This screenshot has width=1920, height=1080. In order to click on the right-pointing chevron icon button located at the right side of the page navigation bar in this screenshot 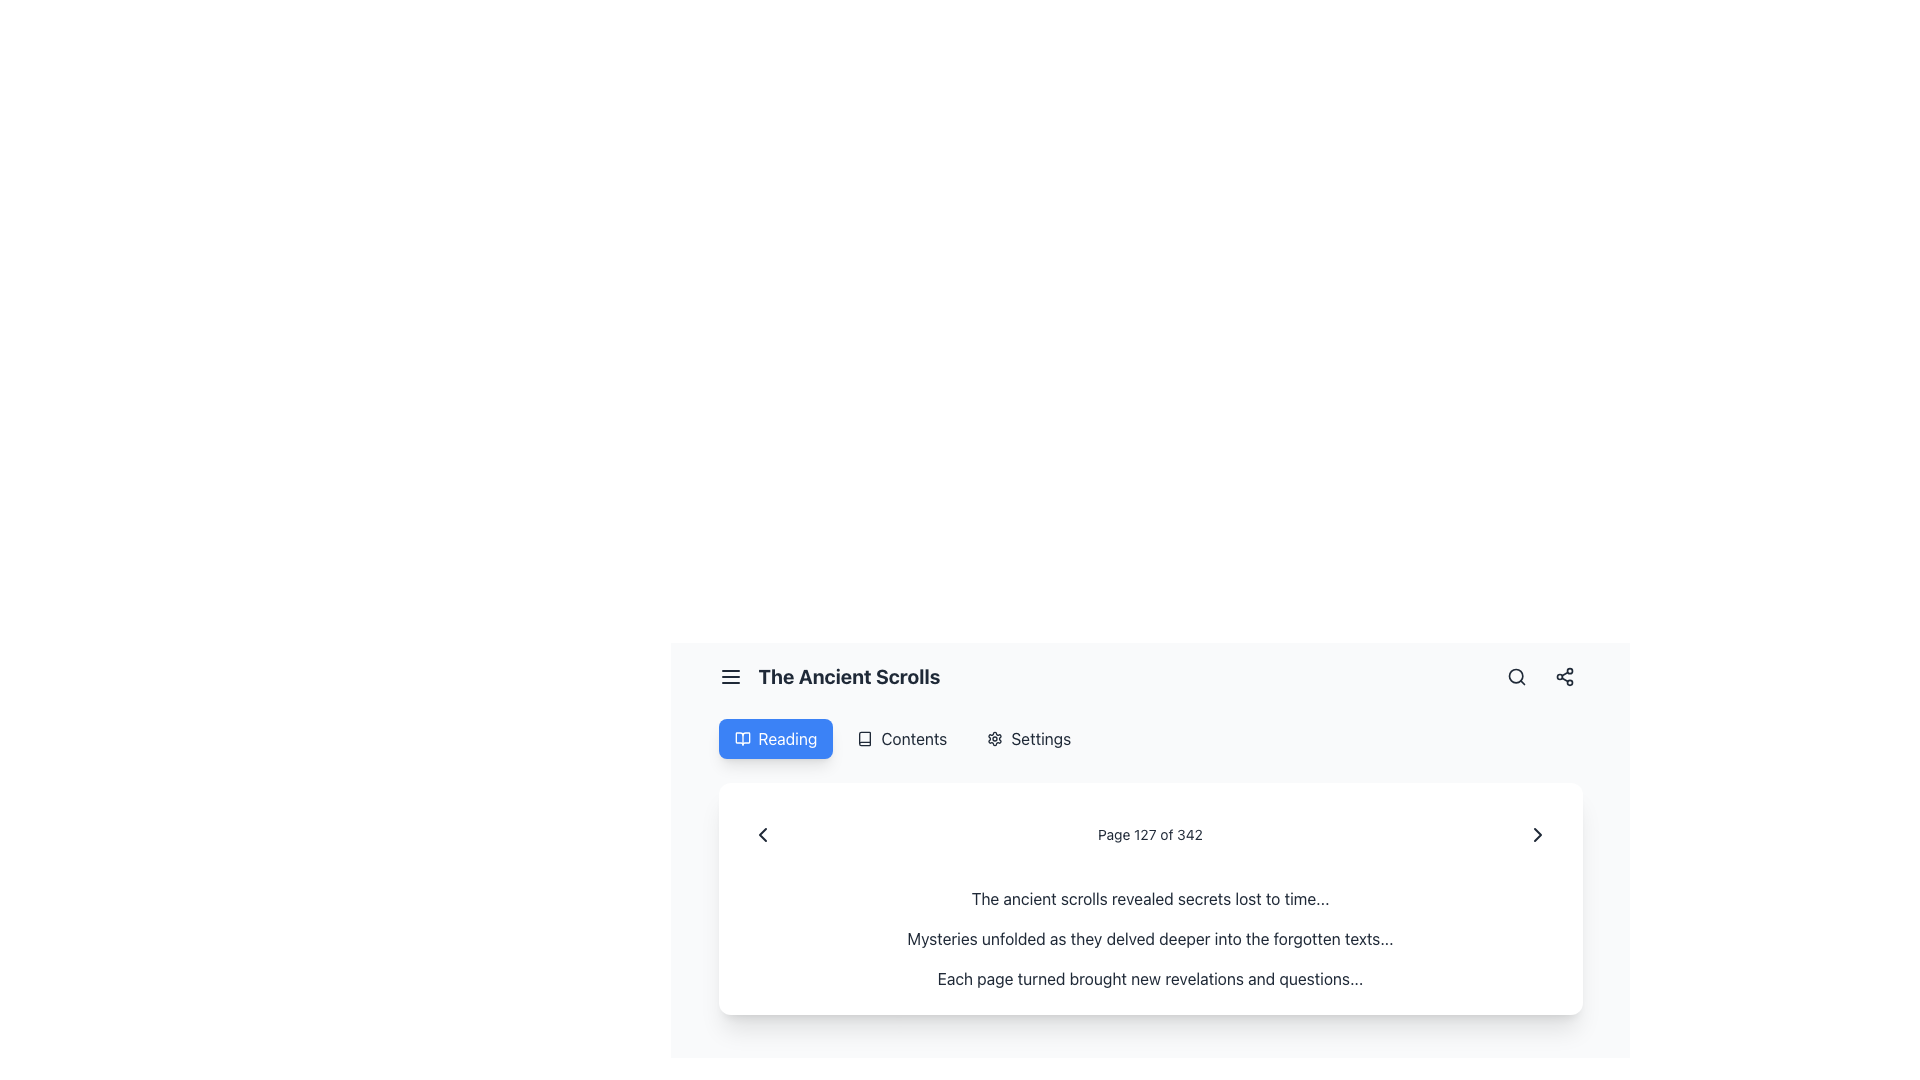, I will do `click(1537, 834)`.